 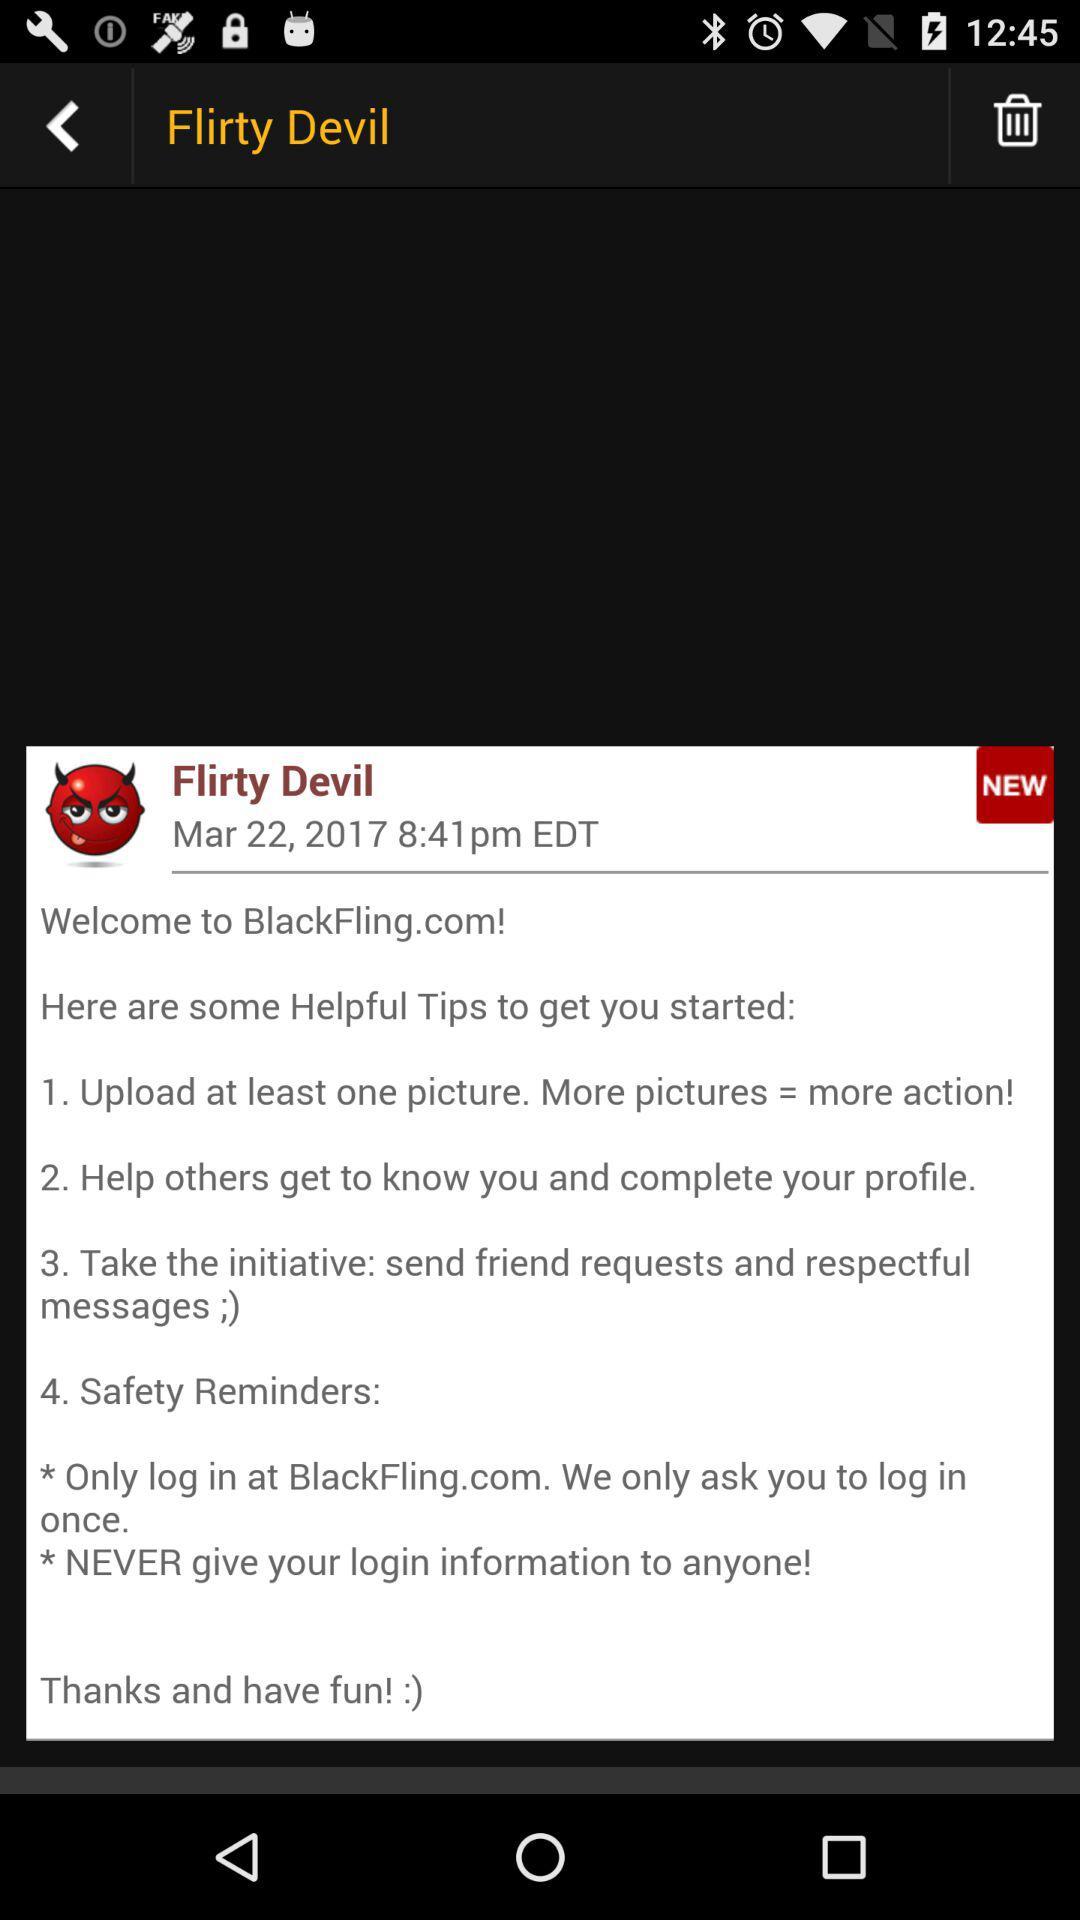 I want to click on the welcome to blackfling app, so click(x=540, y=1304).